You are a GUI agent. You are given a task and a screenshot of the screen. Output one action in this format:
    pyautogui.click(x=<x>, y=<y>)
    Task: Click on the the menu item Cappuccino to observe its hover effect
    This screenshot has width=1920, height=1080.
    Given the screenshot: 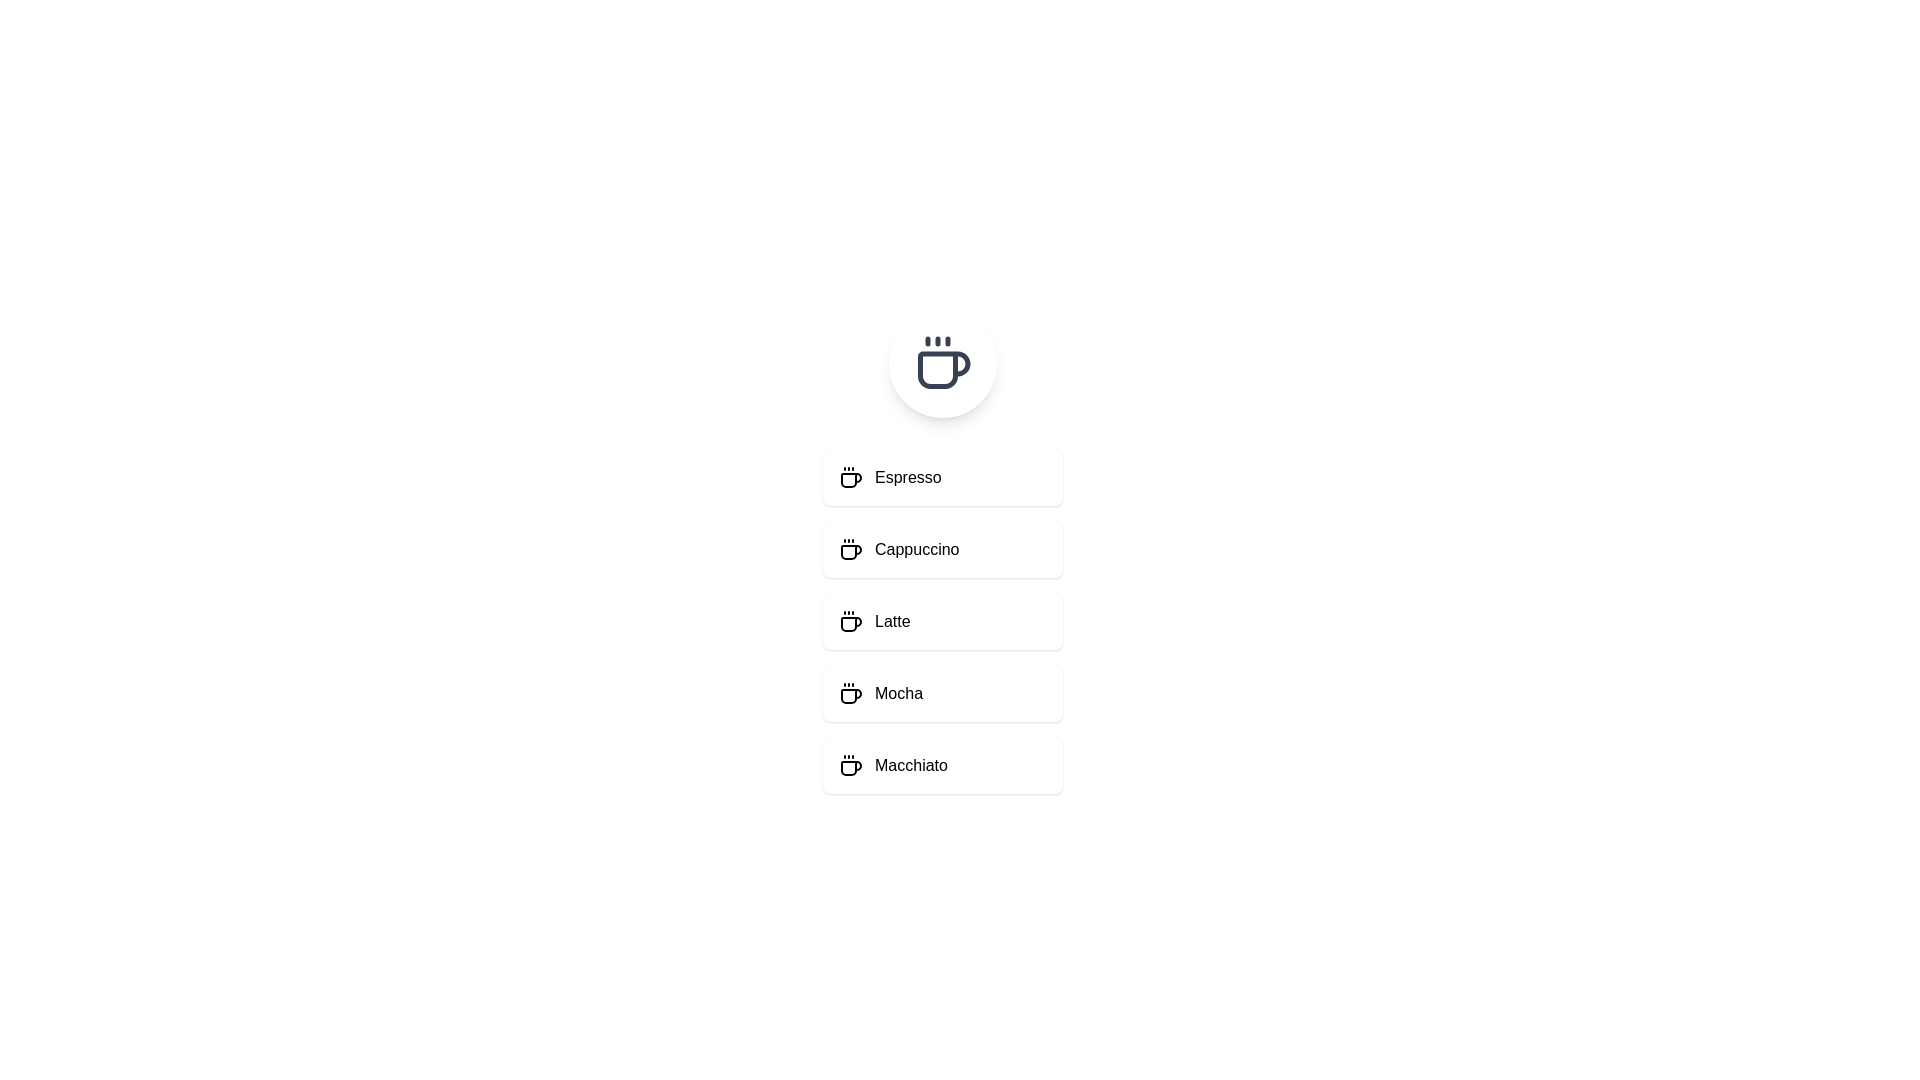 What is the action you would take?
    pyautogui.click(x=941, y=550)
    